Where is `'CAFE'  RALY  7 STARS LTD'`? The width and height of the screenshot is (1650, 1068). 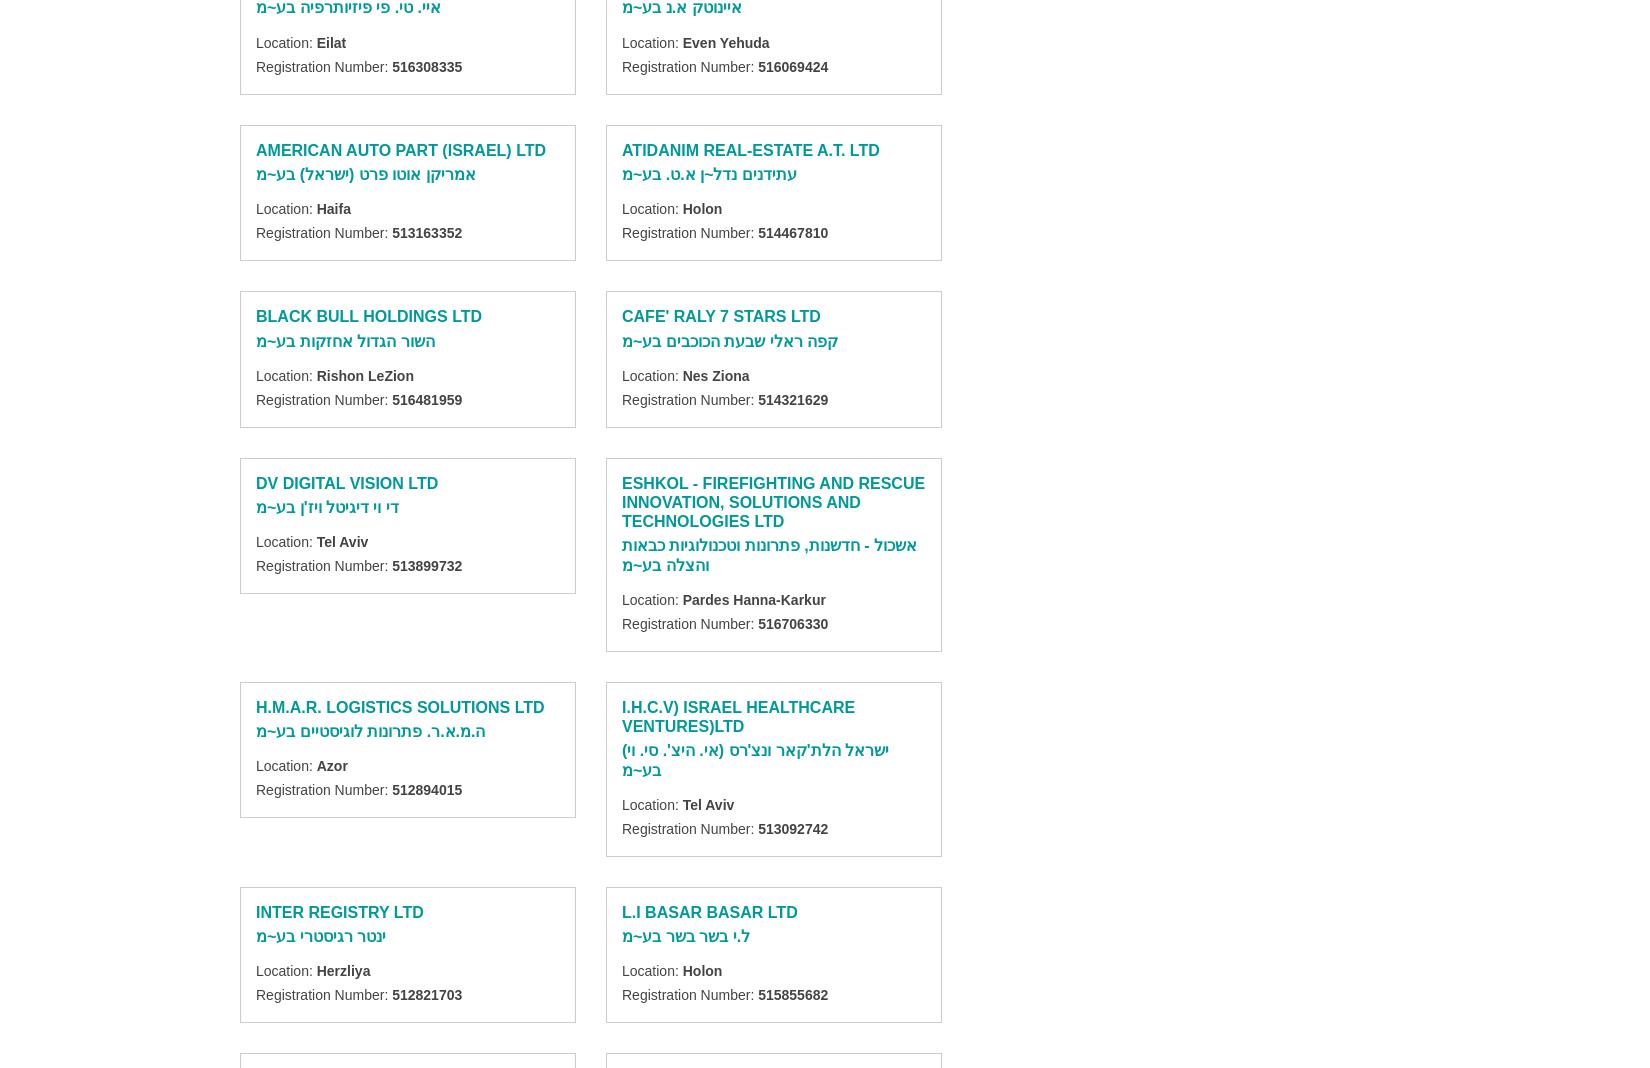 'CAFE'  RALY  7 STARS LTD' is located at coordinates (720, 315).